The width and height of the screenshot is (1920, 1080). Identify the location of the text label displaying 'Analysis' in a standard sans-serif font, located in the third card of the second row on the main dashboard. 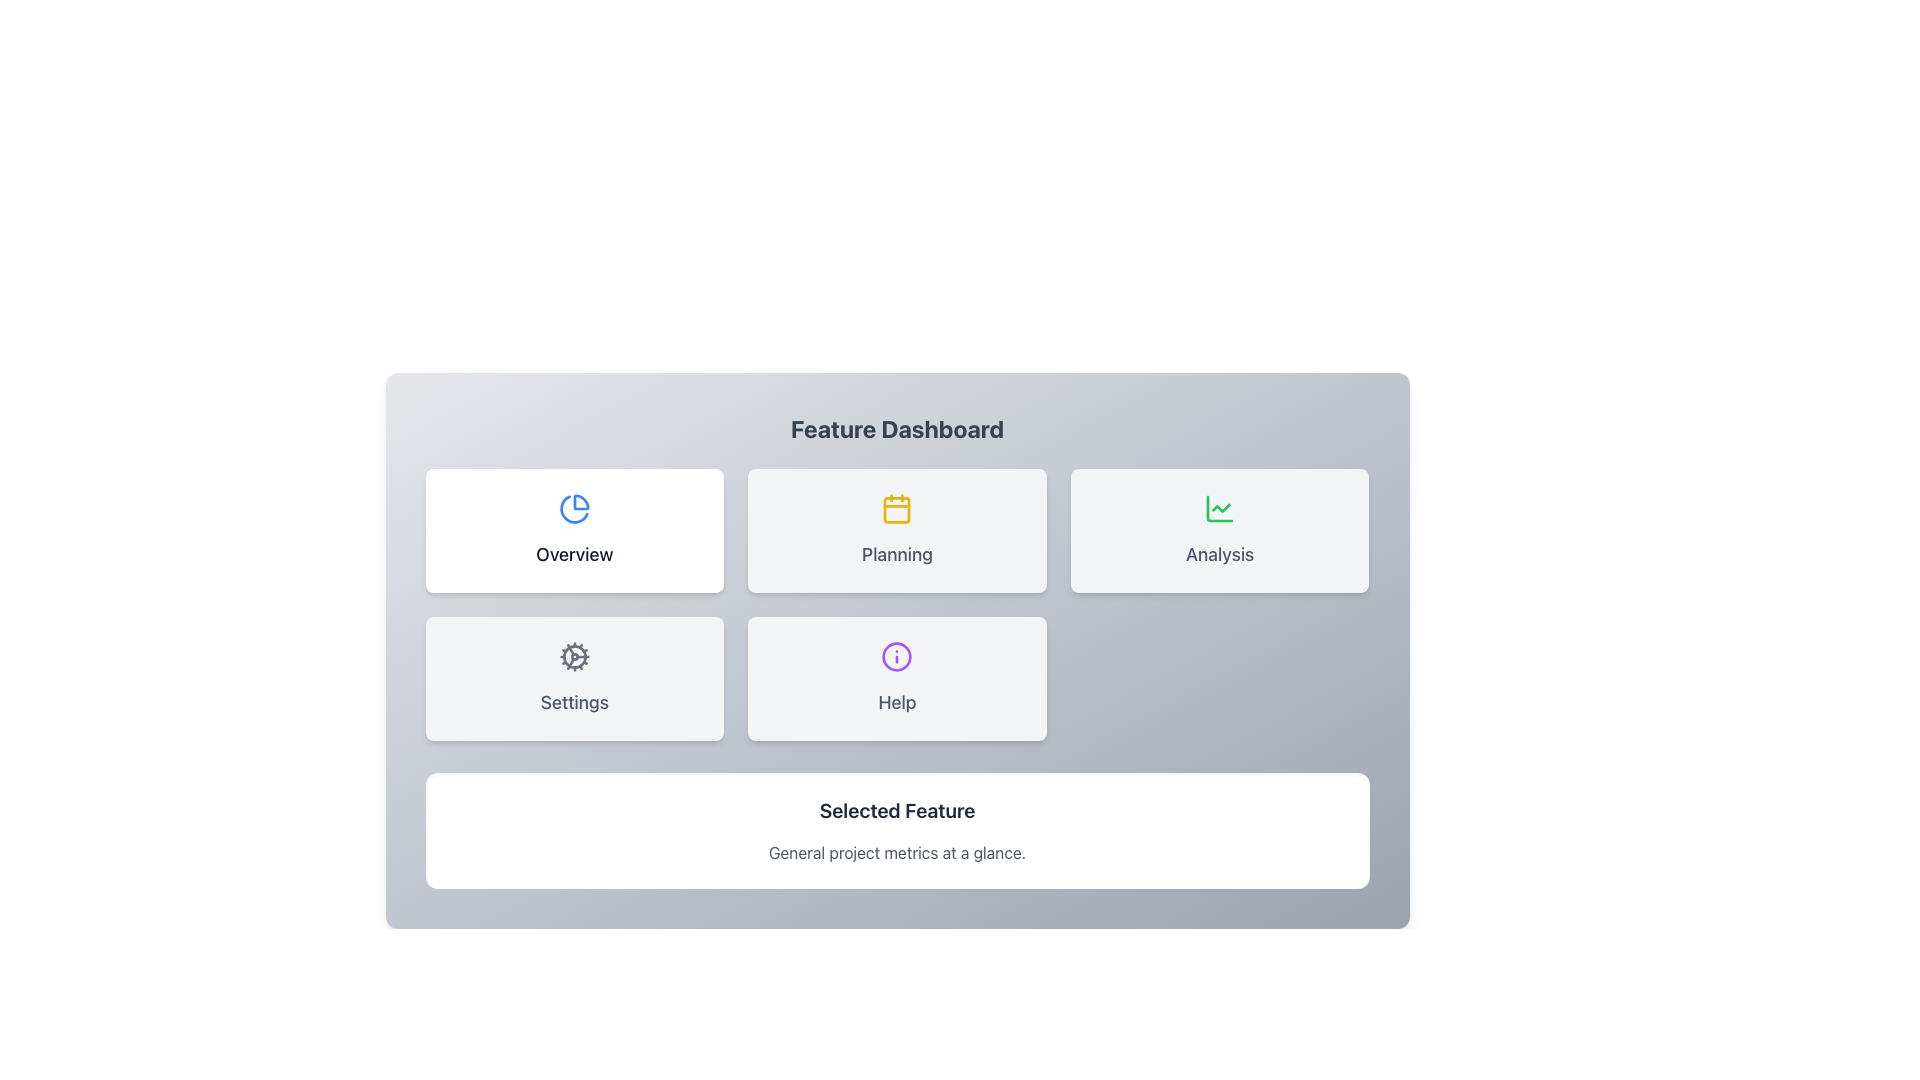
(1219, 555).